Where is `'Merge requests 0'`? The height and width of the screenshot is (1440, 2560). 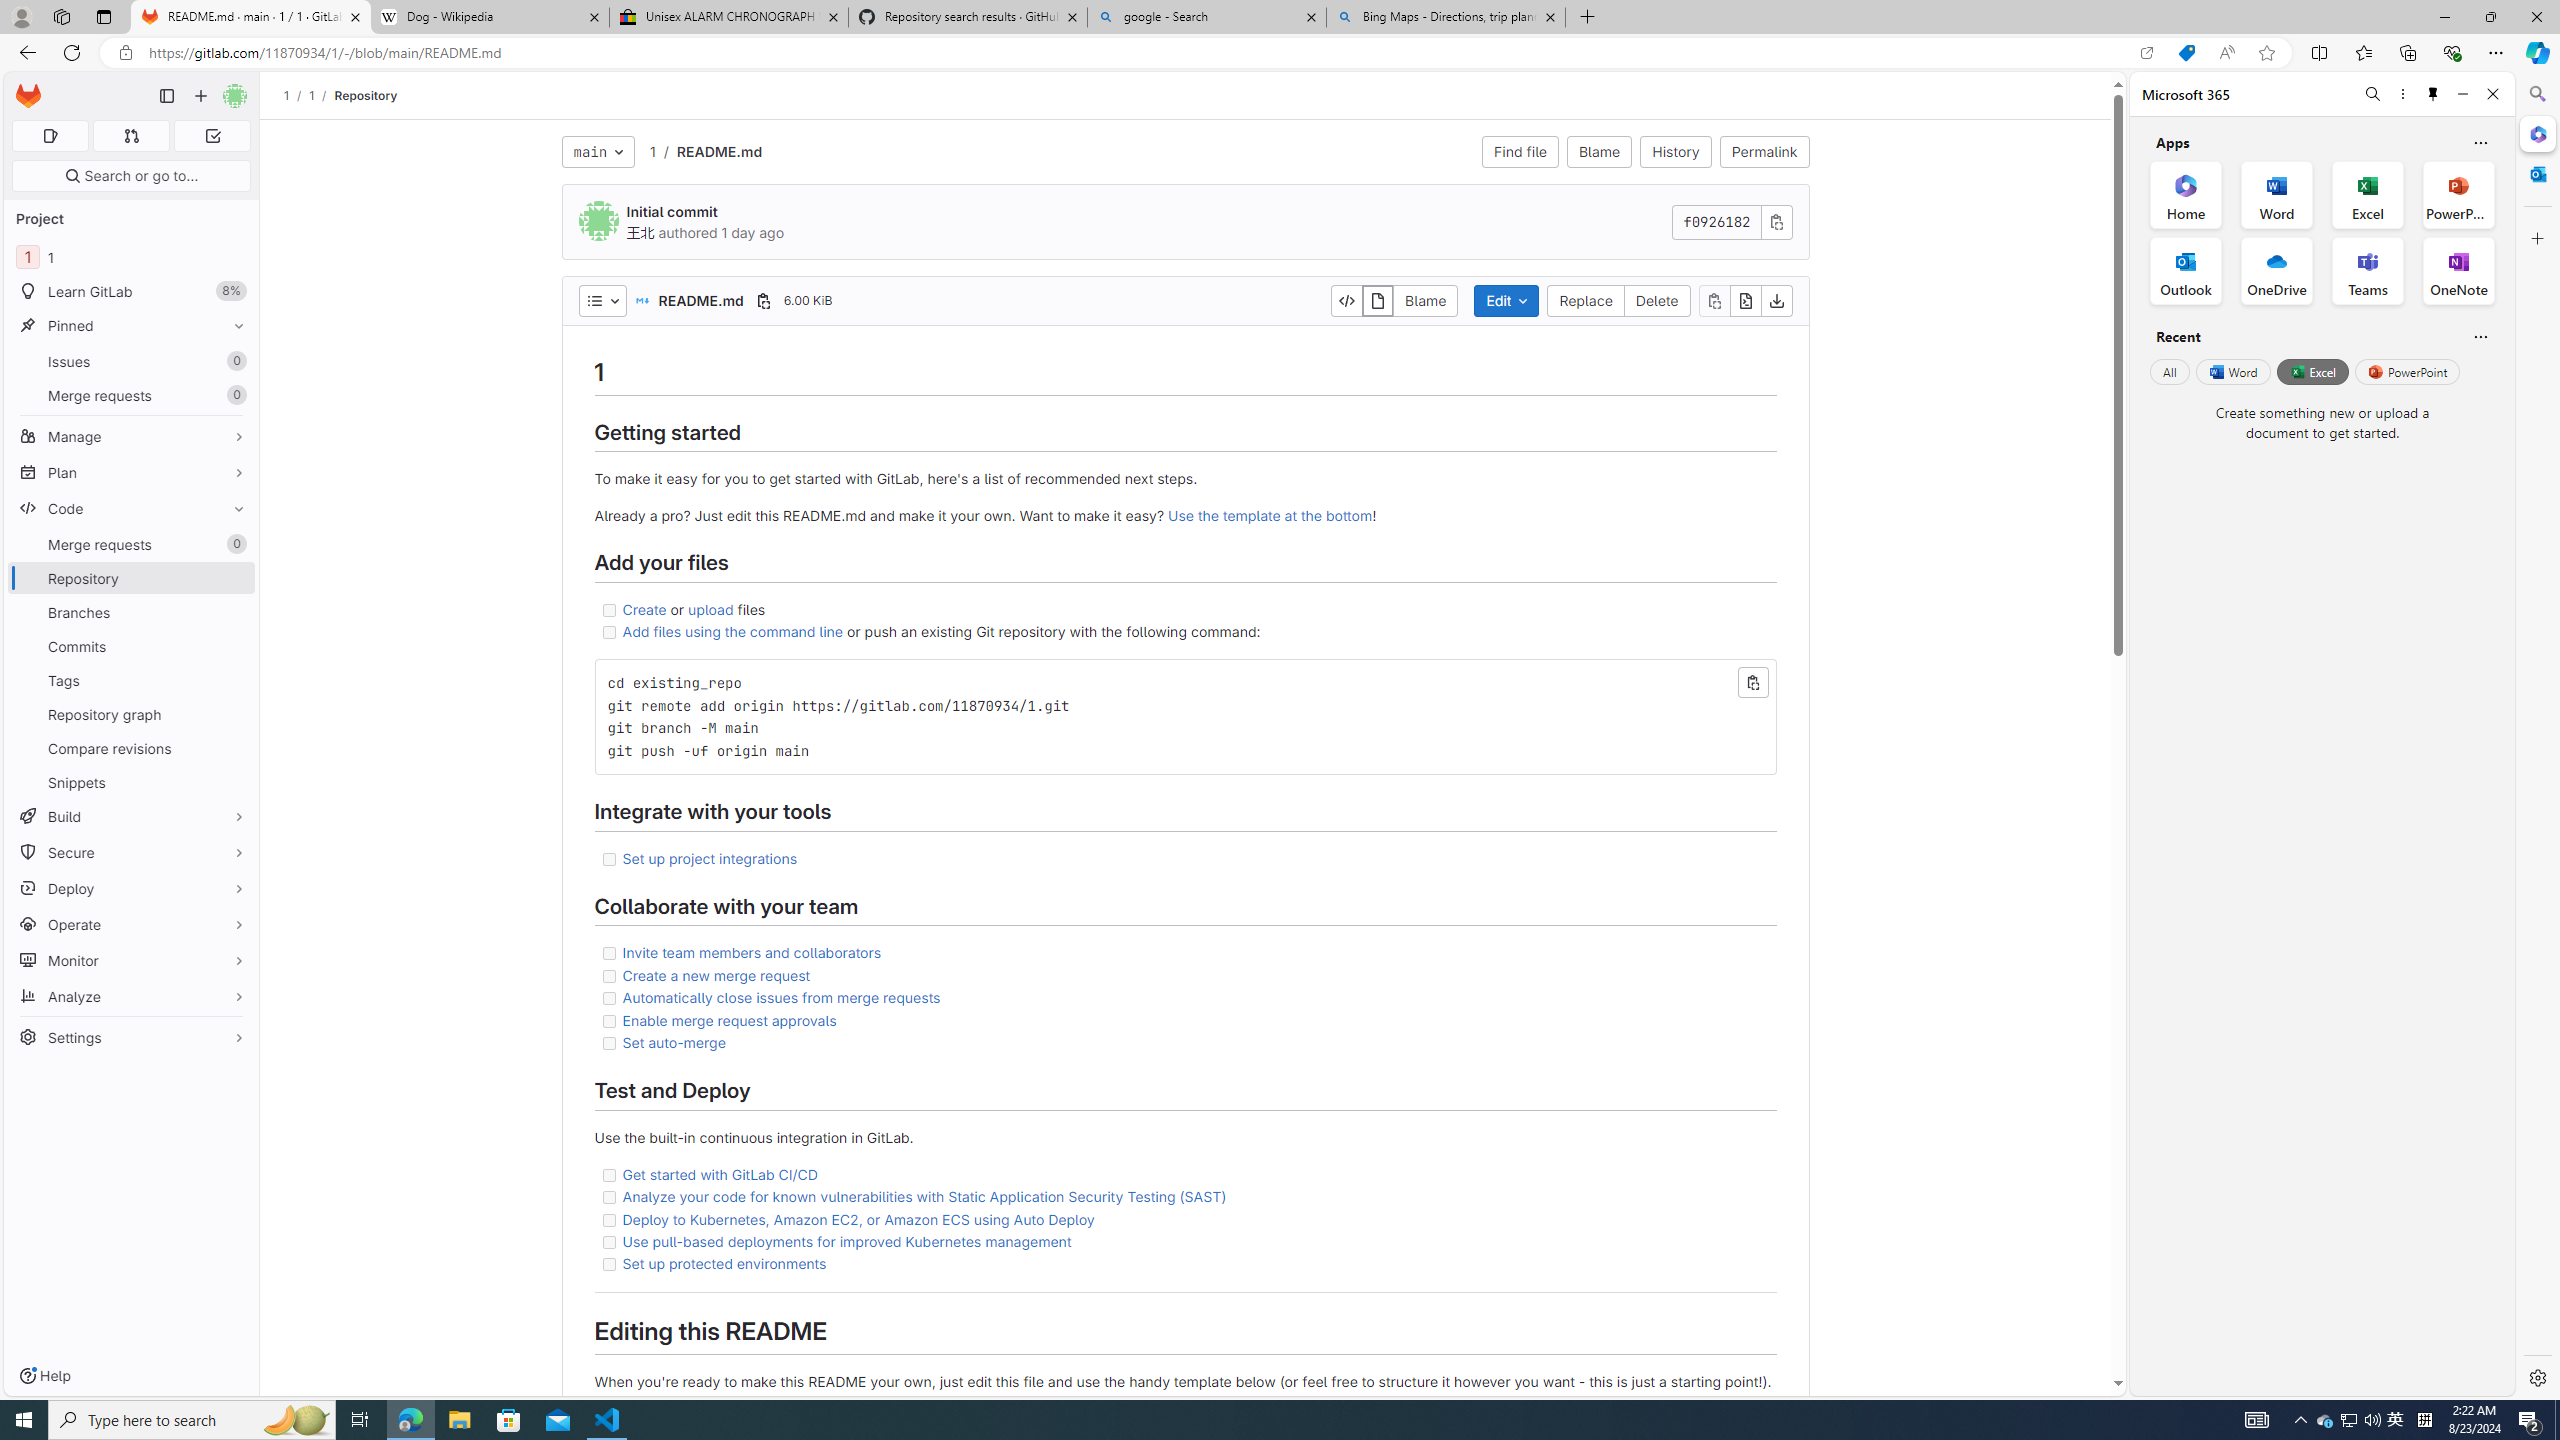
'Merge requests 0' is located at coordinates (130, 544).